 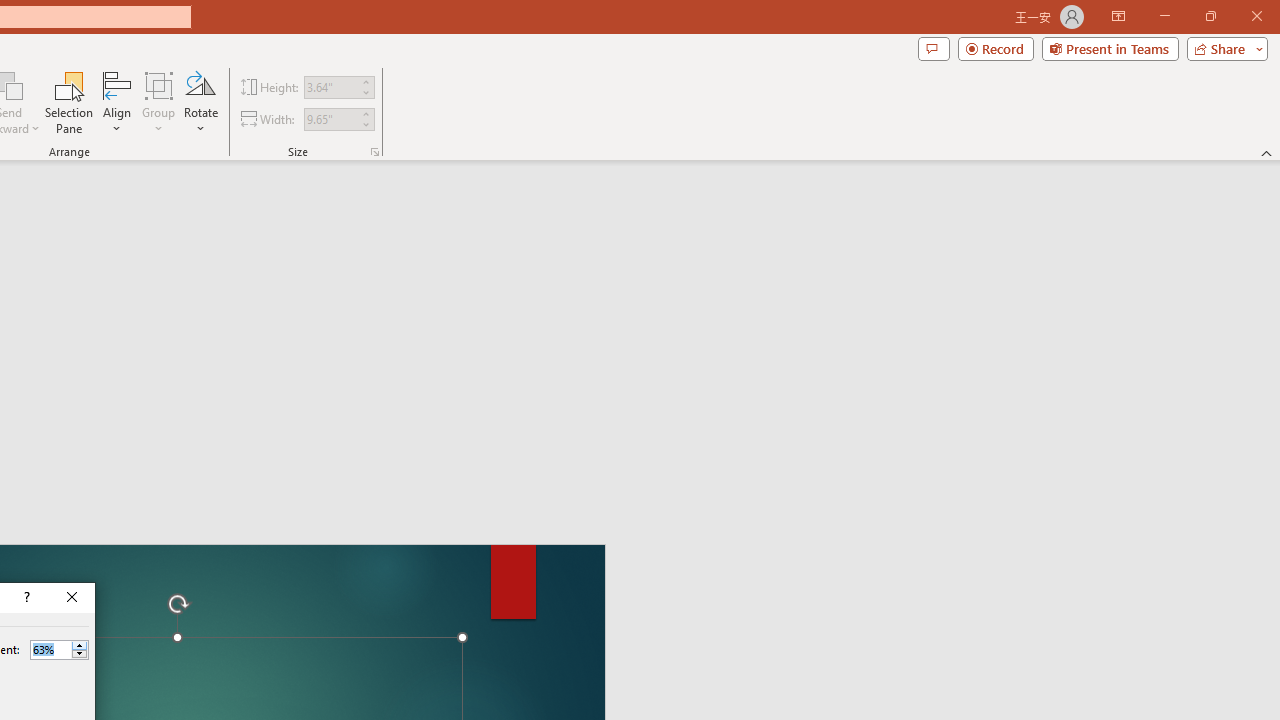 What do you see at coordinates (69, 103) in the screenshot?
I see `'Selection Pane...'` at bounding box center [69, 103].